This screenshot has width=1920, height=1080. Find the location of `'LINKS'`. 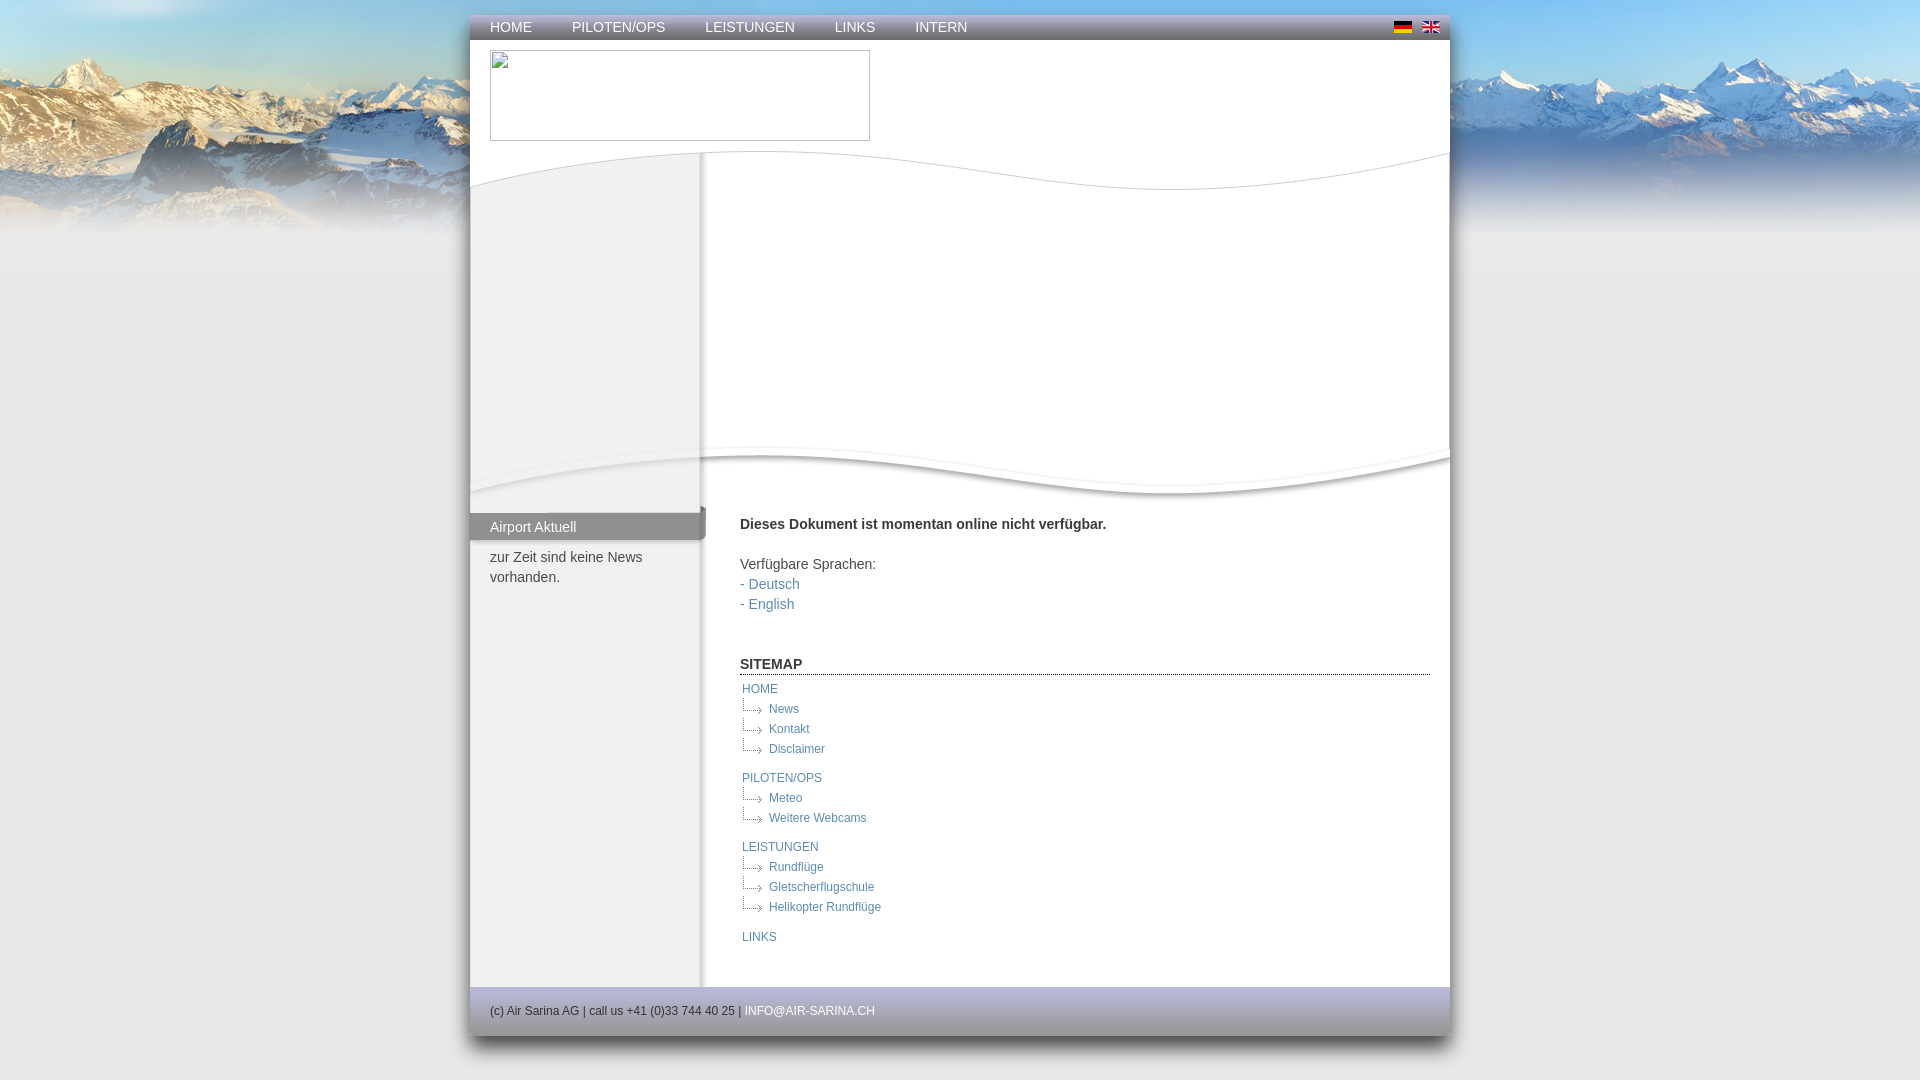

'LINKS' is located at coordinates (757, 937).